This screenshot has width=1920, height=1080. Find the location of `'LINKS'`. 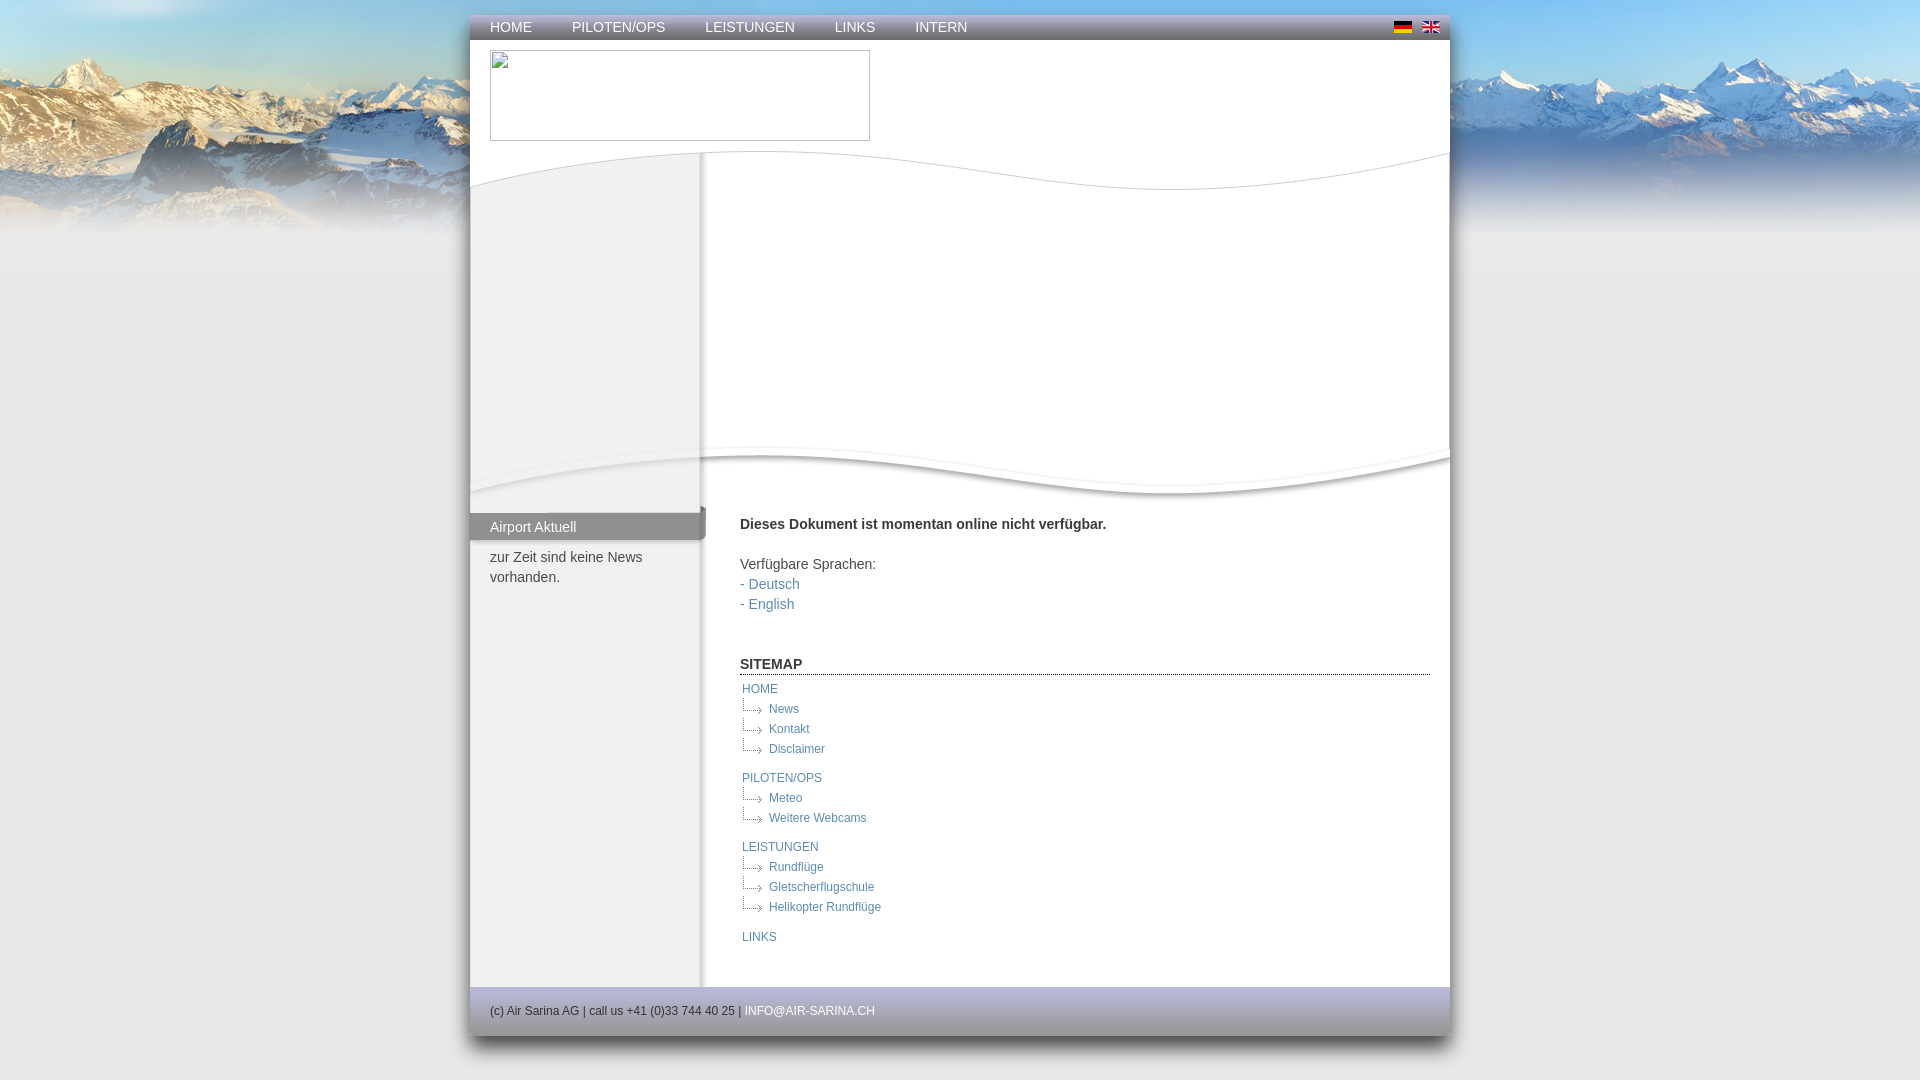

'LINKS' is located at coordinates (757, 937).